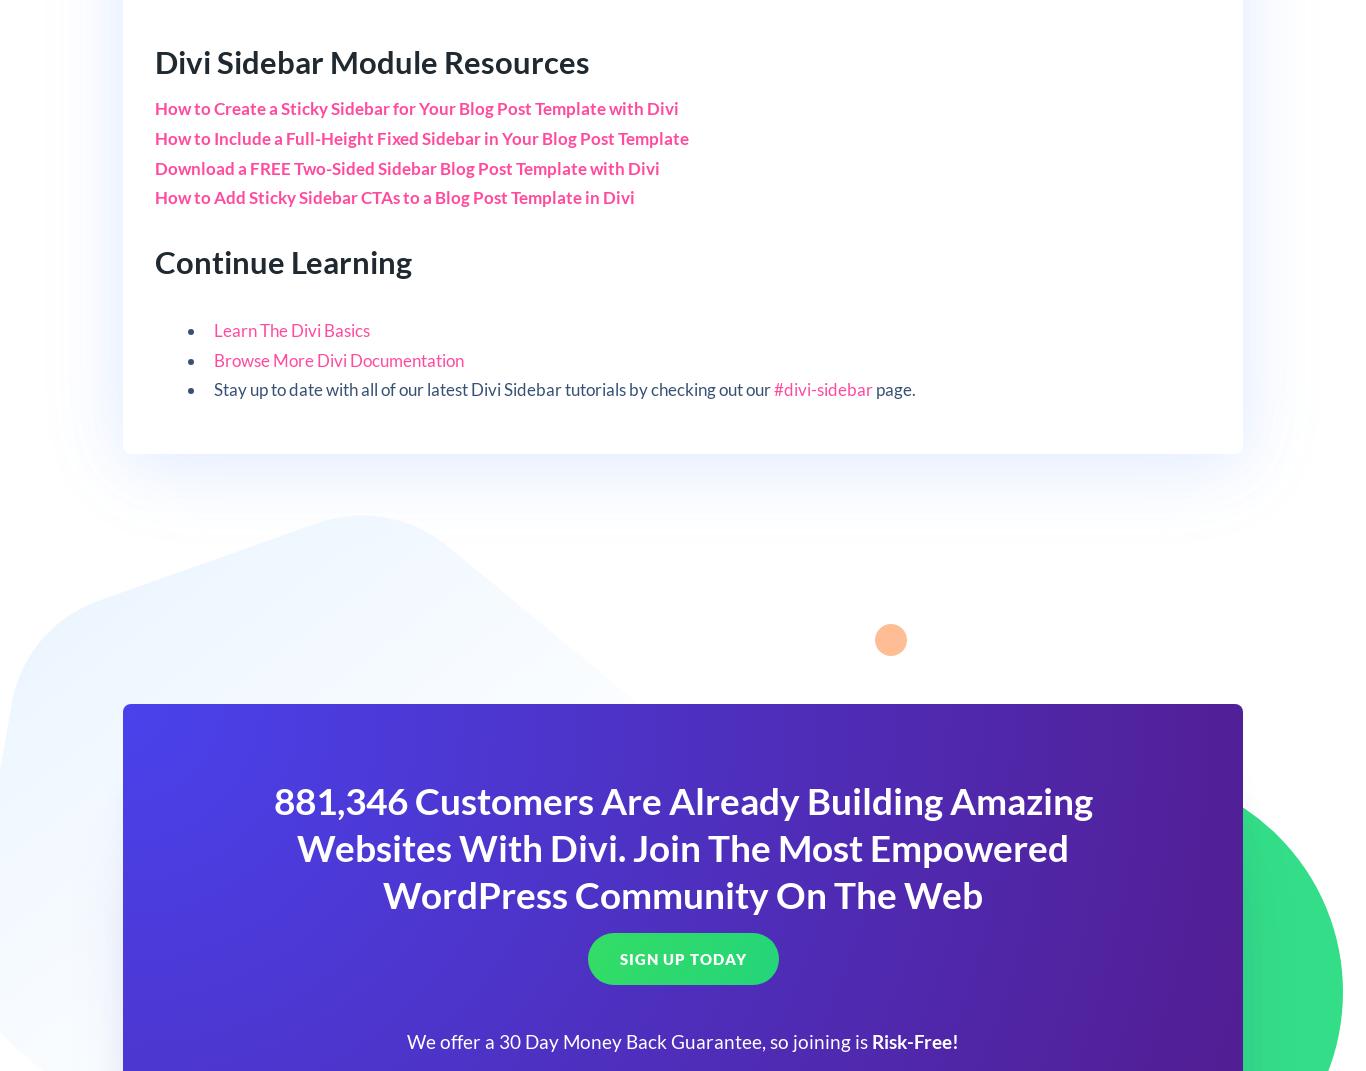  Describe the element at coordinates (213, 358) in the screenshot. I see `'Browse More Divi Documentation'` at that location.